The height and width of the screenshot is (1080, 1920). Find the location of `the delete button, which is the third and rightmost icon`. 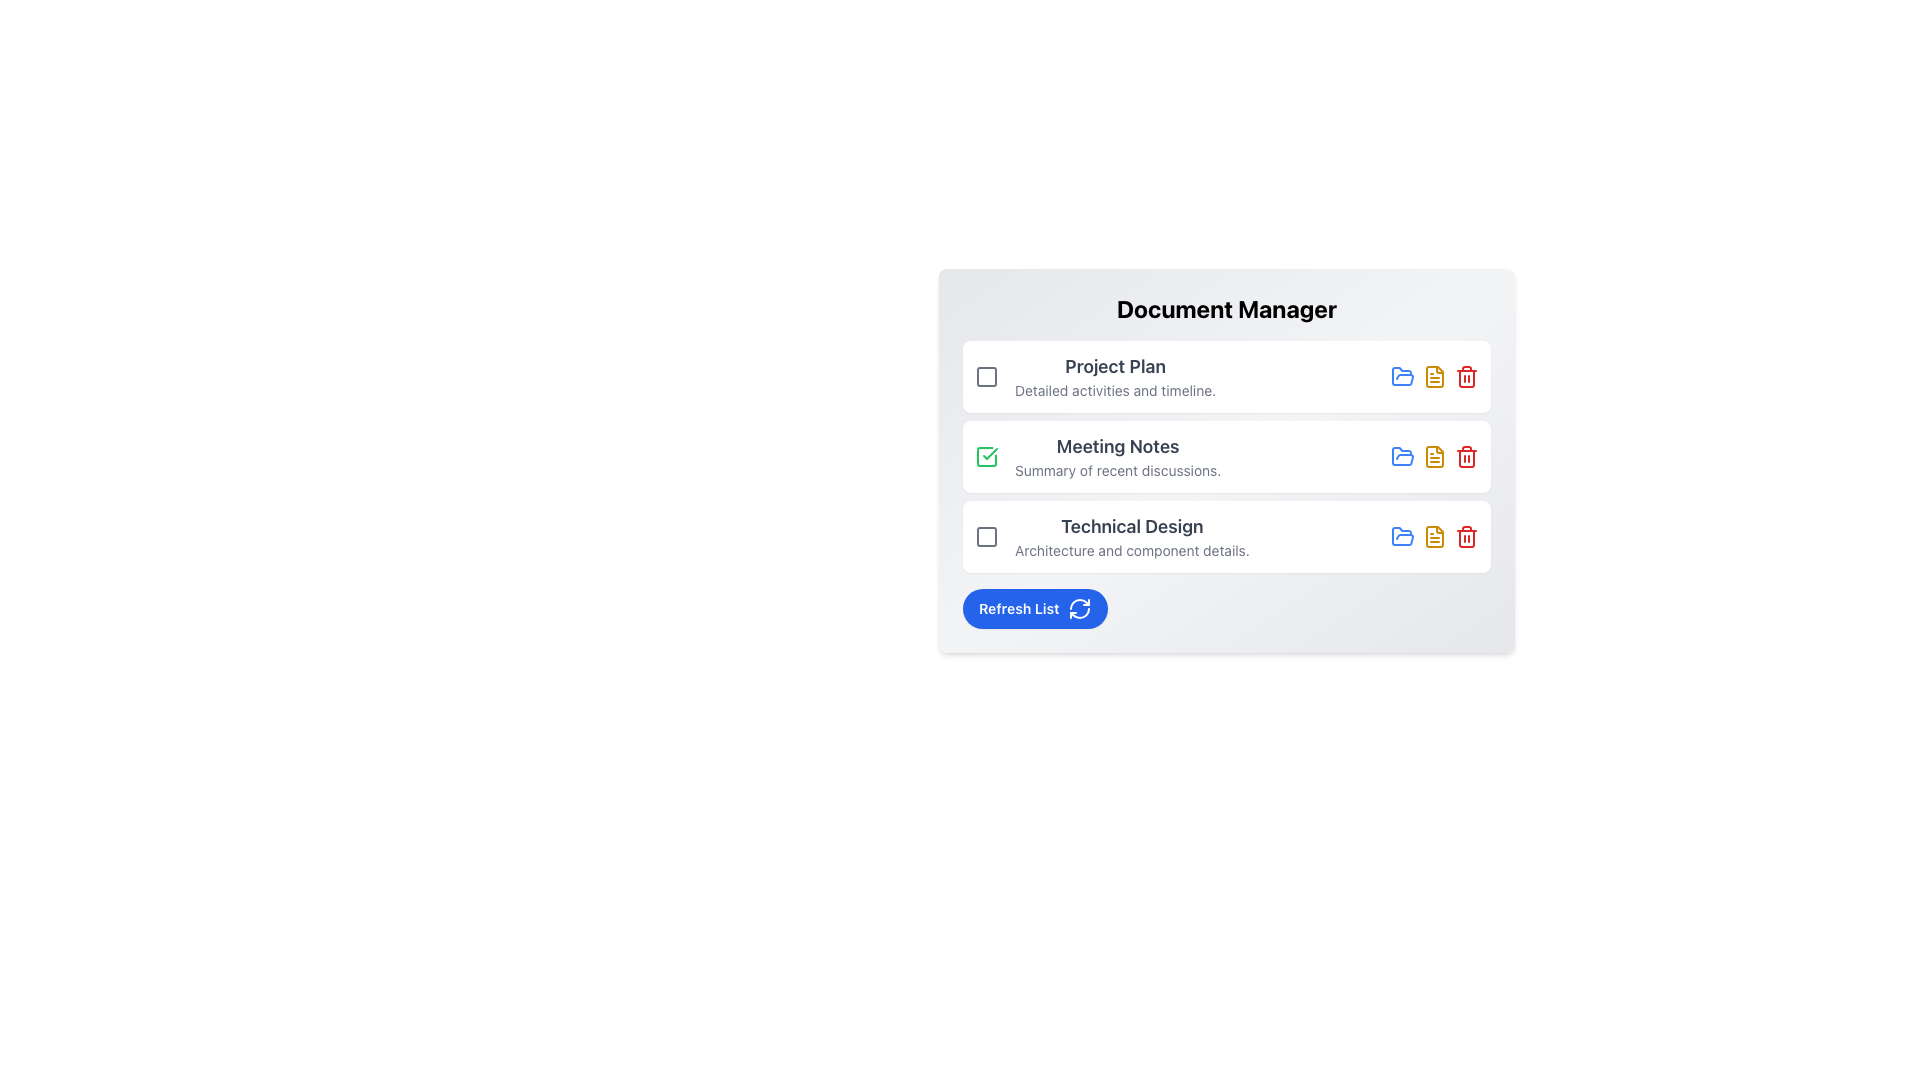

the delete button, which is the third and rightmost icon is located at coordinates (1467, 535).